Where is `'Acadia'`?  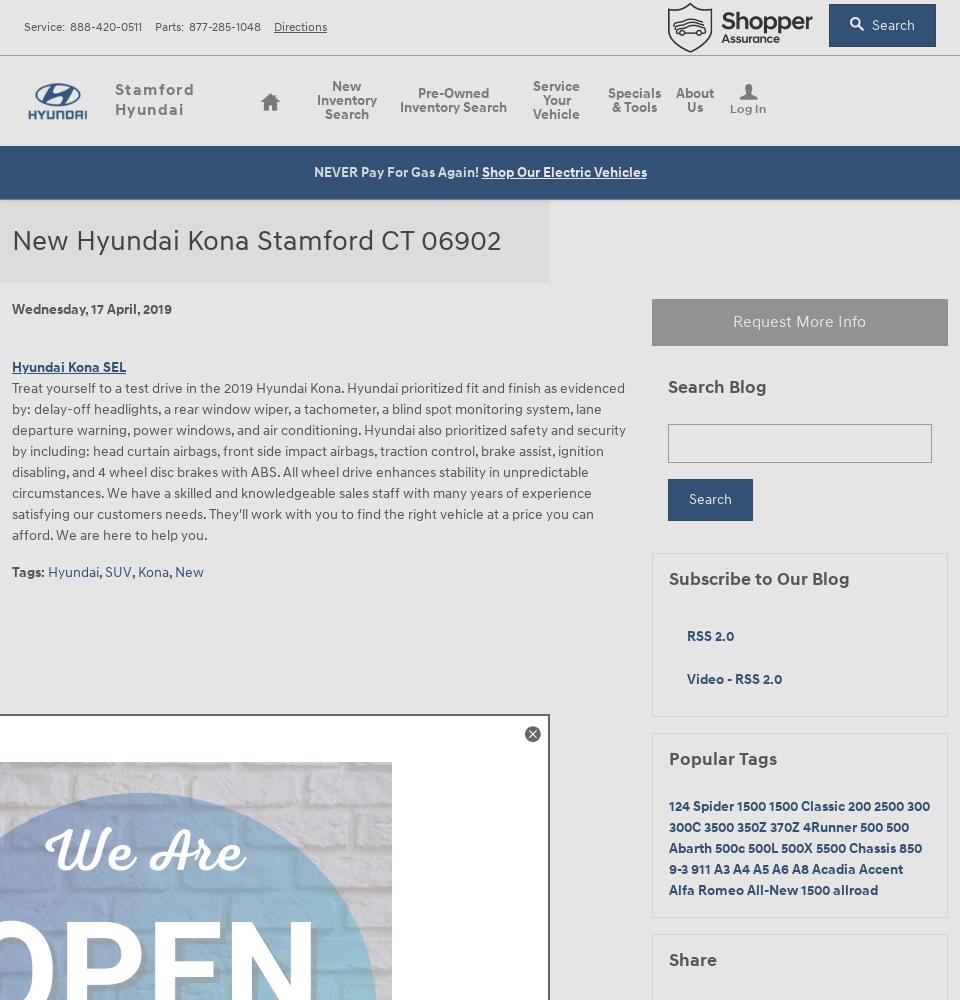 'Acadia' is located at coordinates (835, 867).